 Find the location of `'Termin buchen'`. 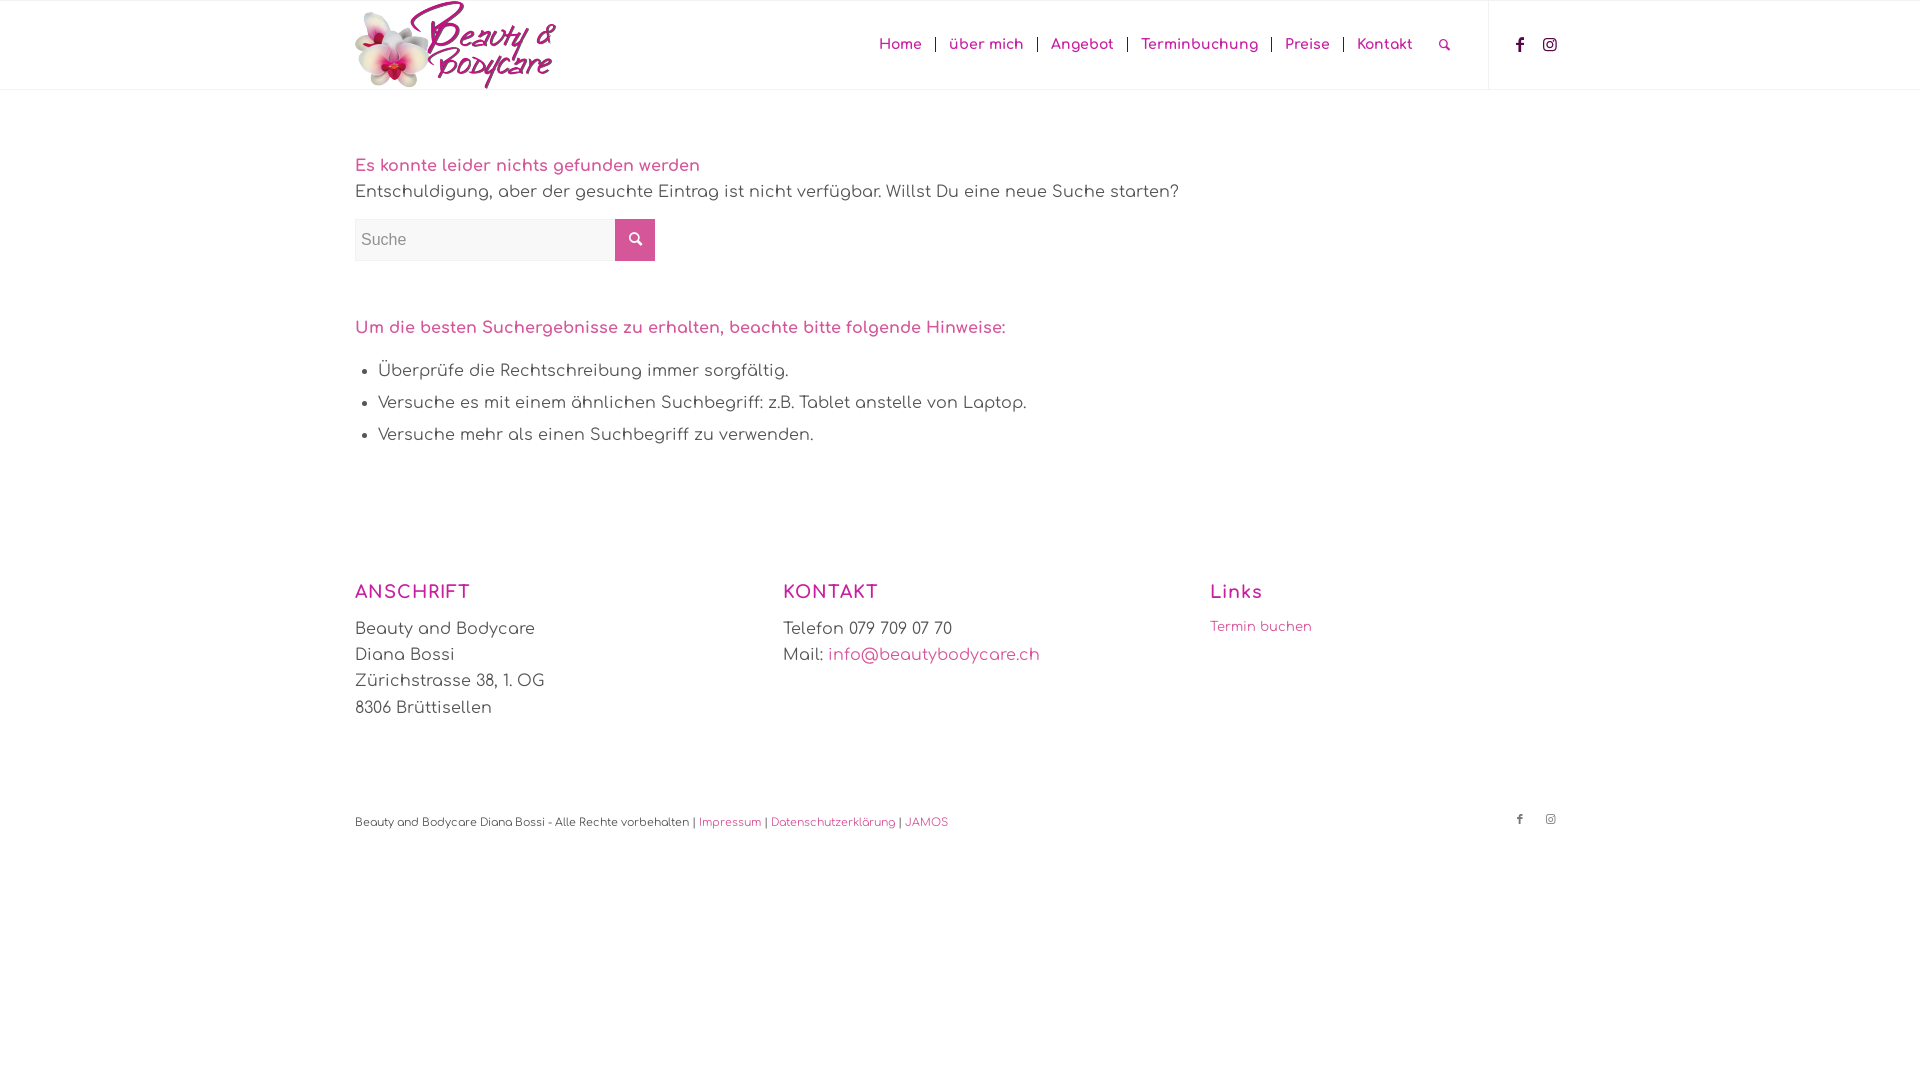

'Termin buchen' is located at coordinates (1386, 626).